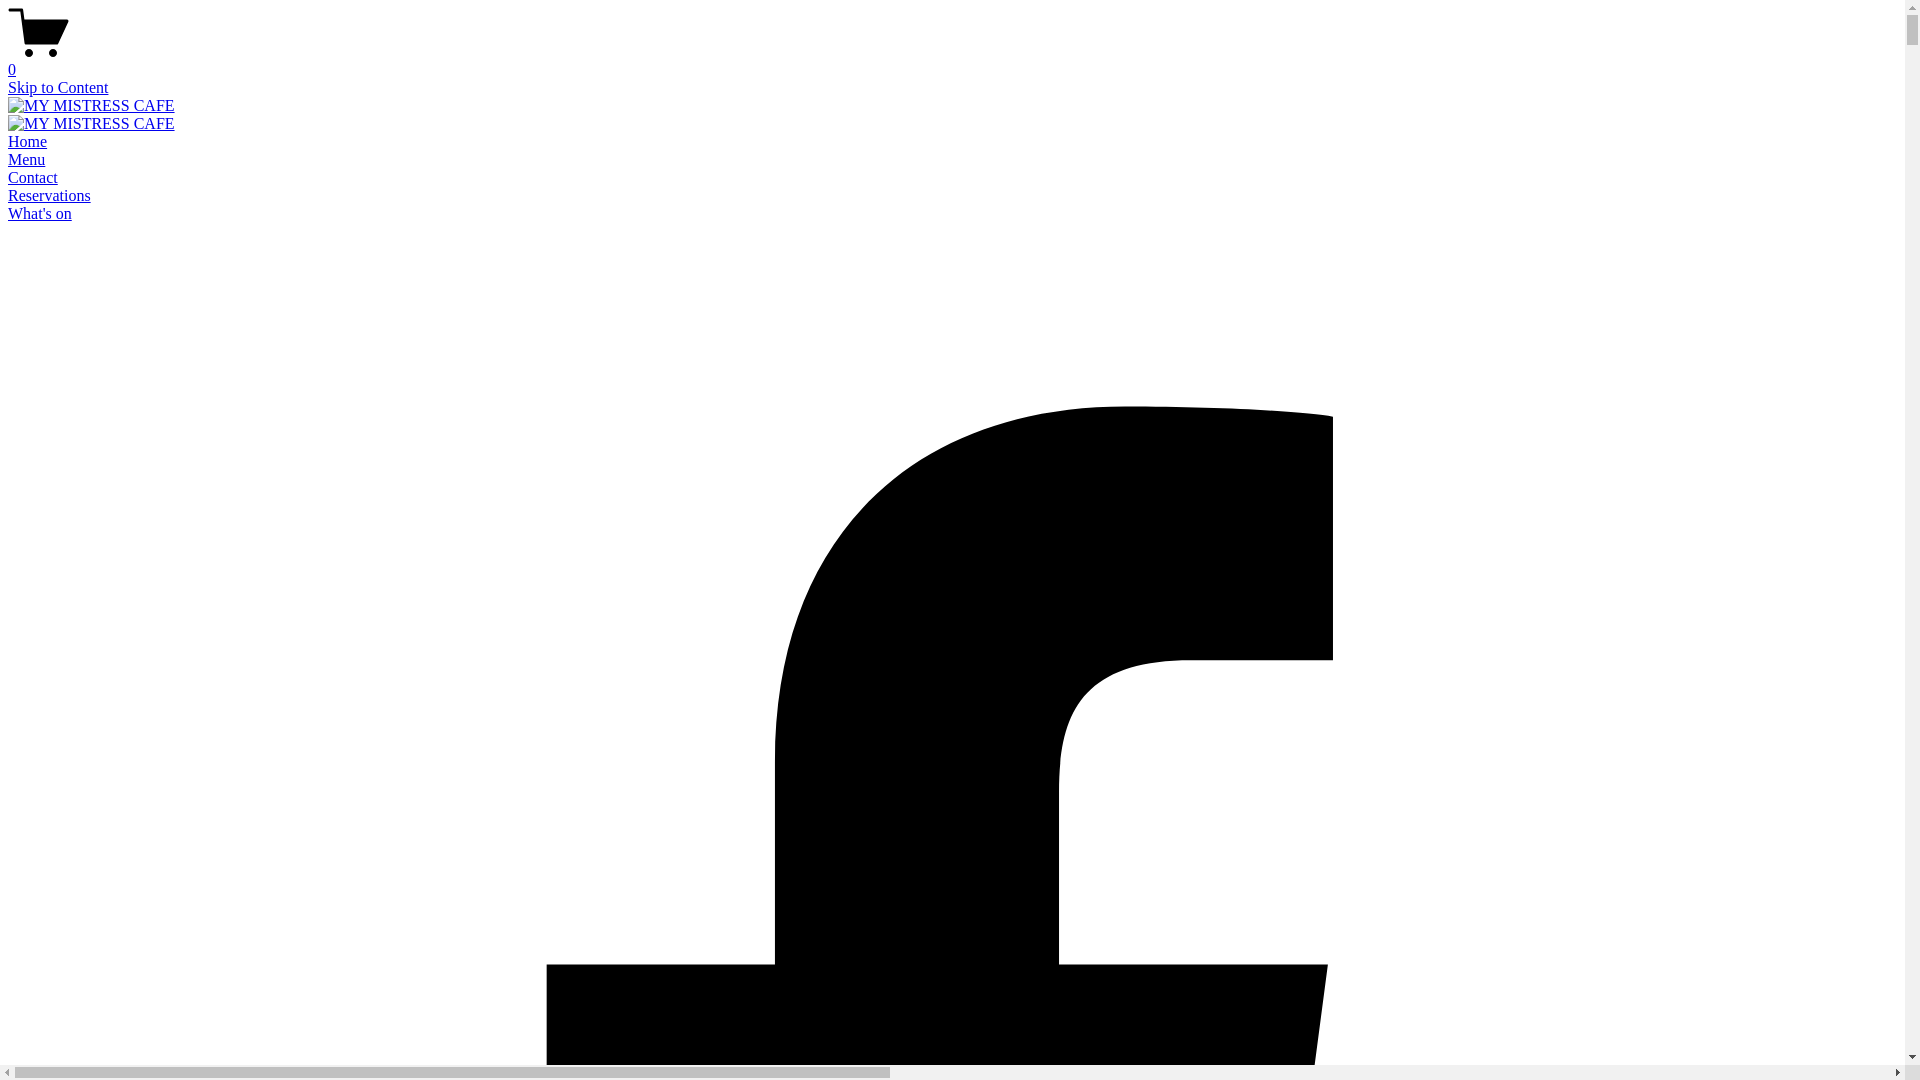 This screenshot has height=1080, width=1920. I want to click on 'Menu', so click(26, 158).